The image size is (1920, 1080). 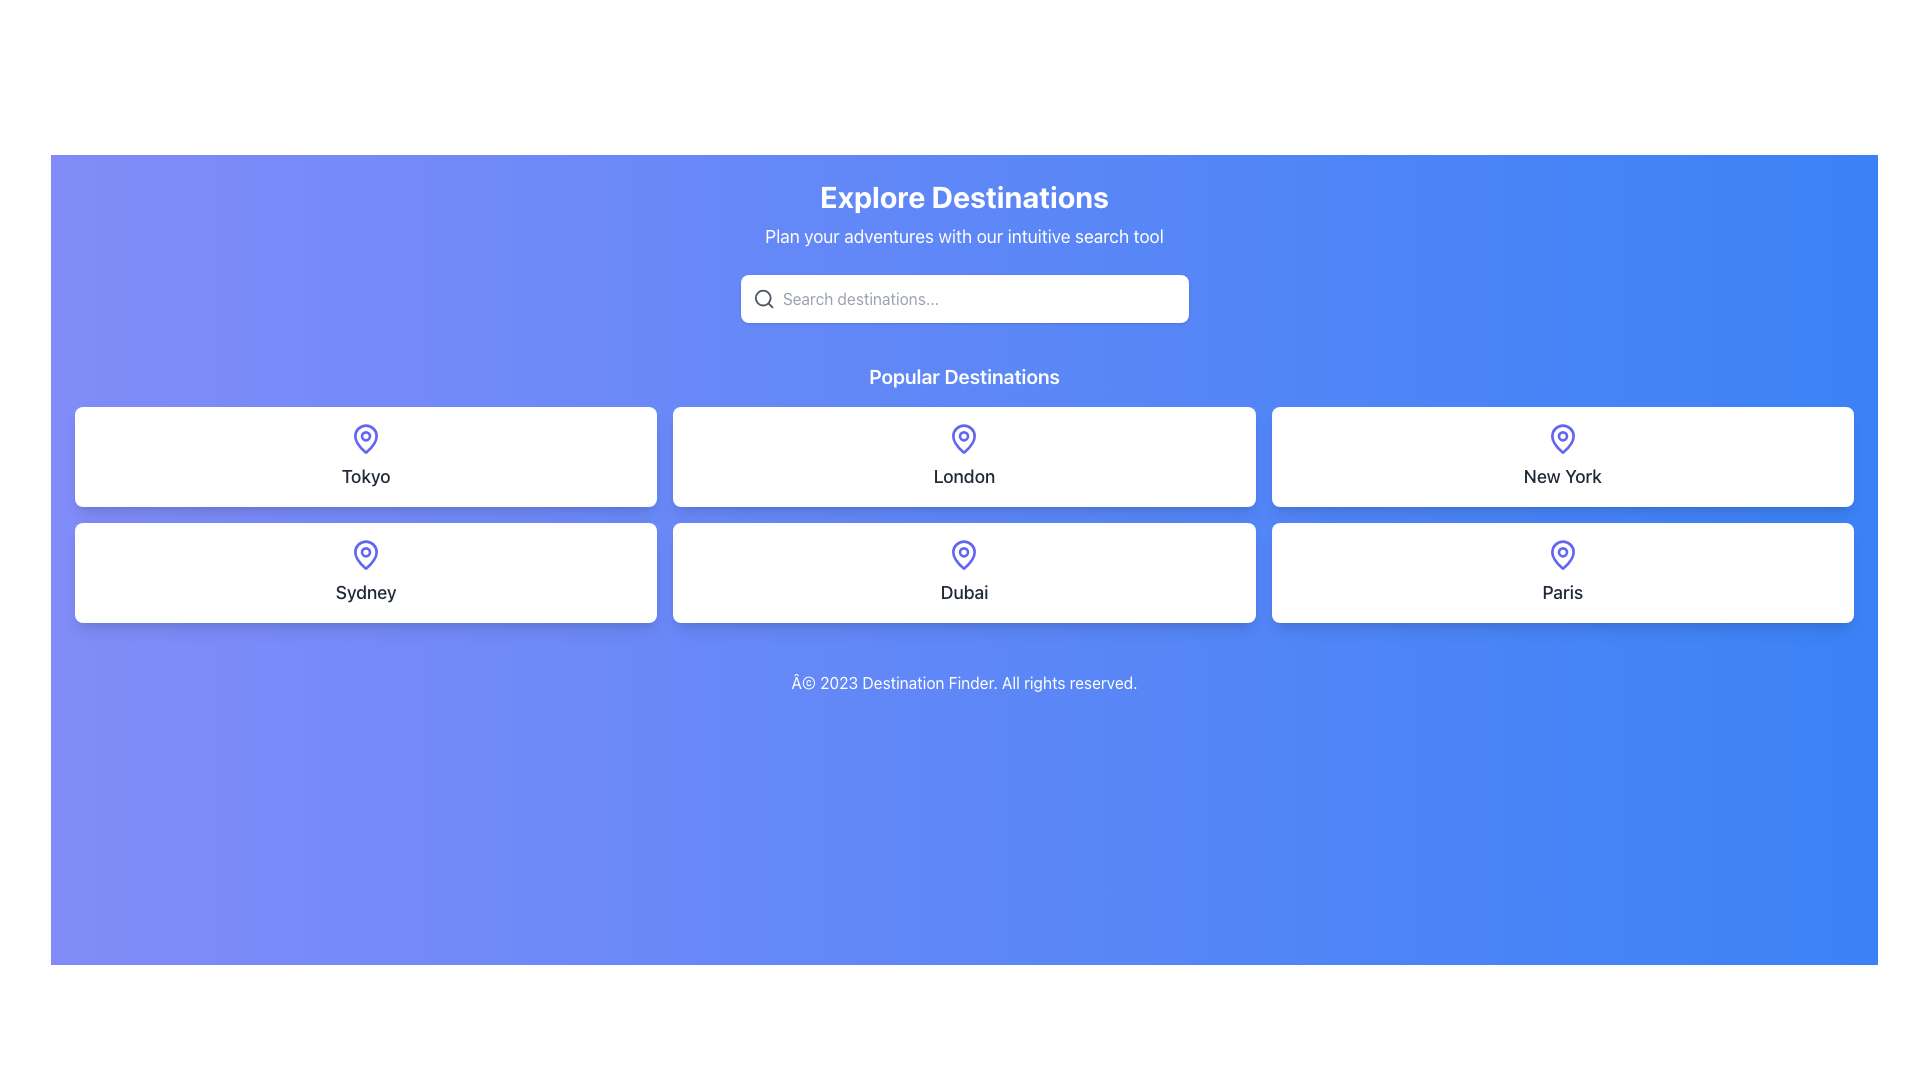 I want to click on the search input field located at the top center of the interface, below 'Explore Destinations', to focus on it for user input, so click(x=979, y=299).